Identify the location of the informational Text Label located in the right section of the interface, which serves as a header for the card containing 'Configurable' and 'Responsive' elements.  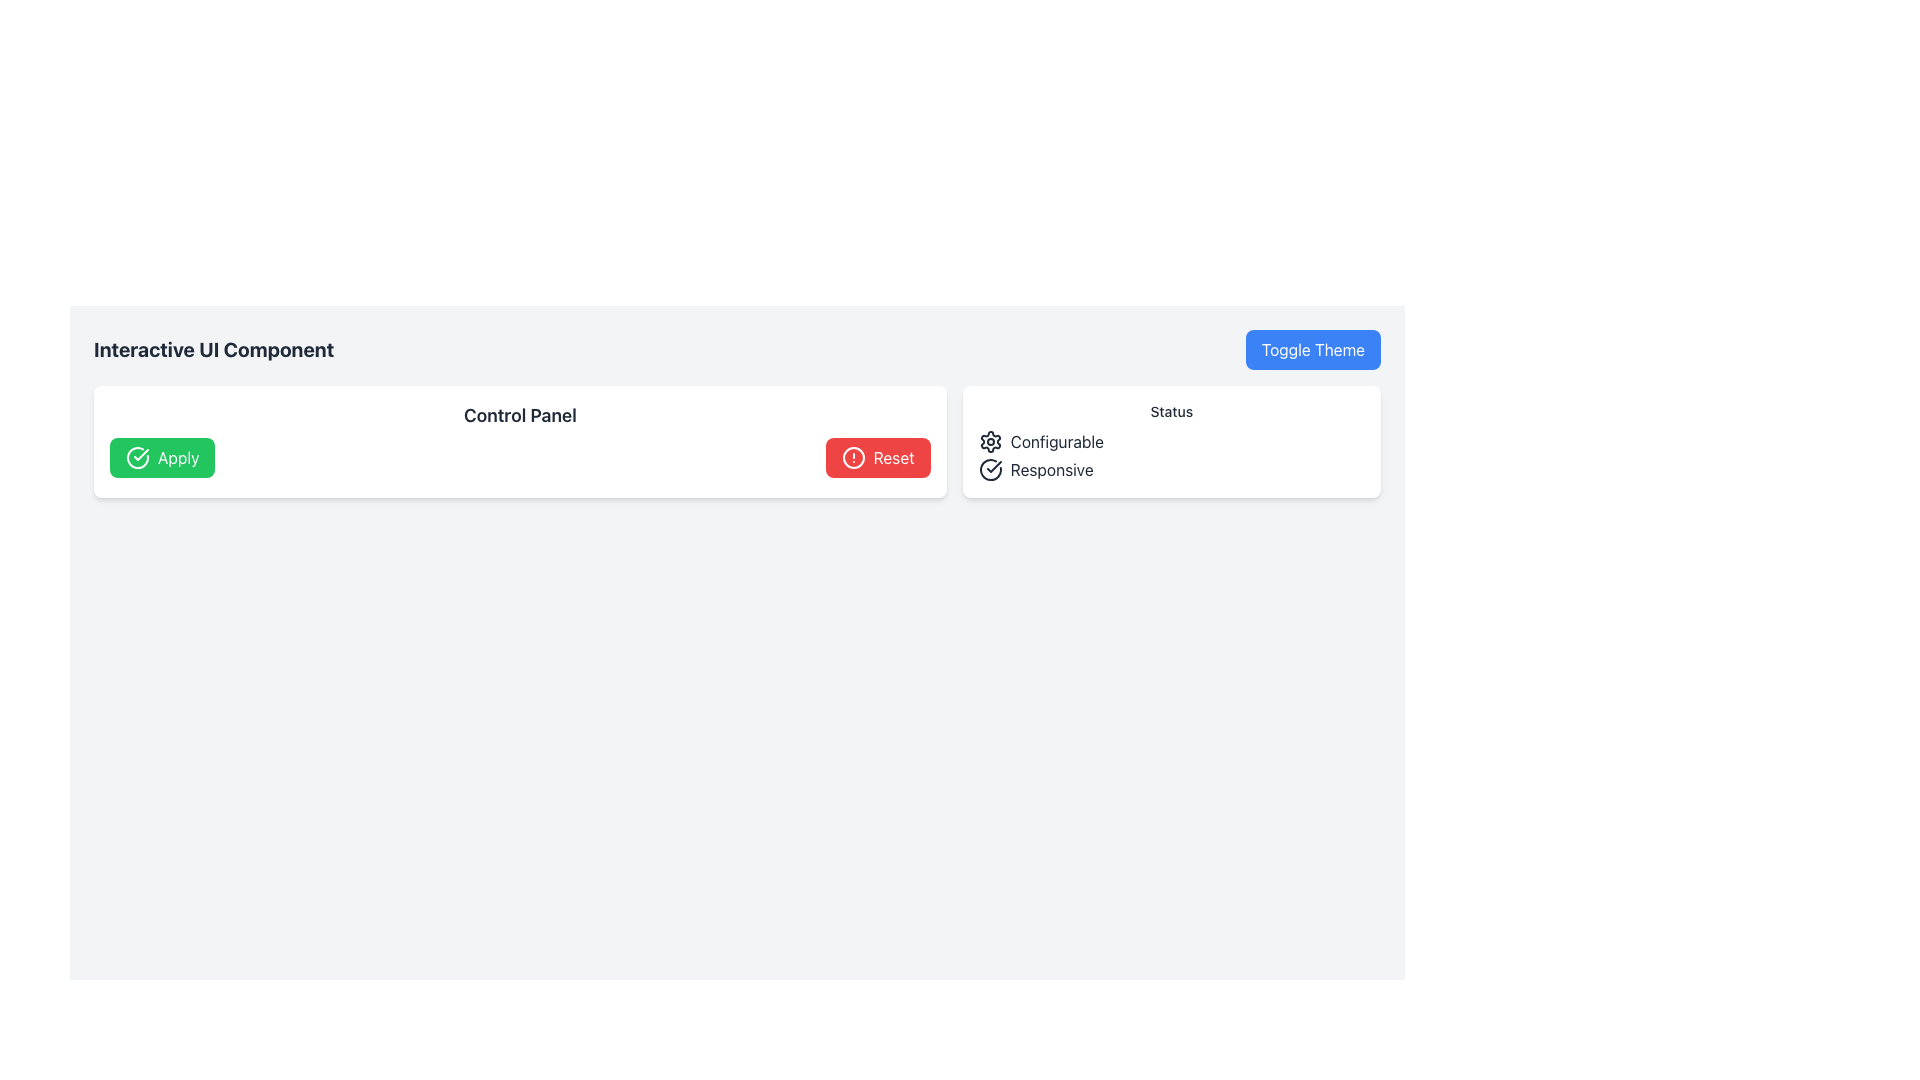
(1171, 411).